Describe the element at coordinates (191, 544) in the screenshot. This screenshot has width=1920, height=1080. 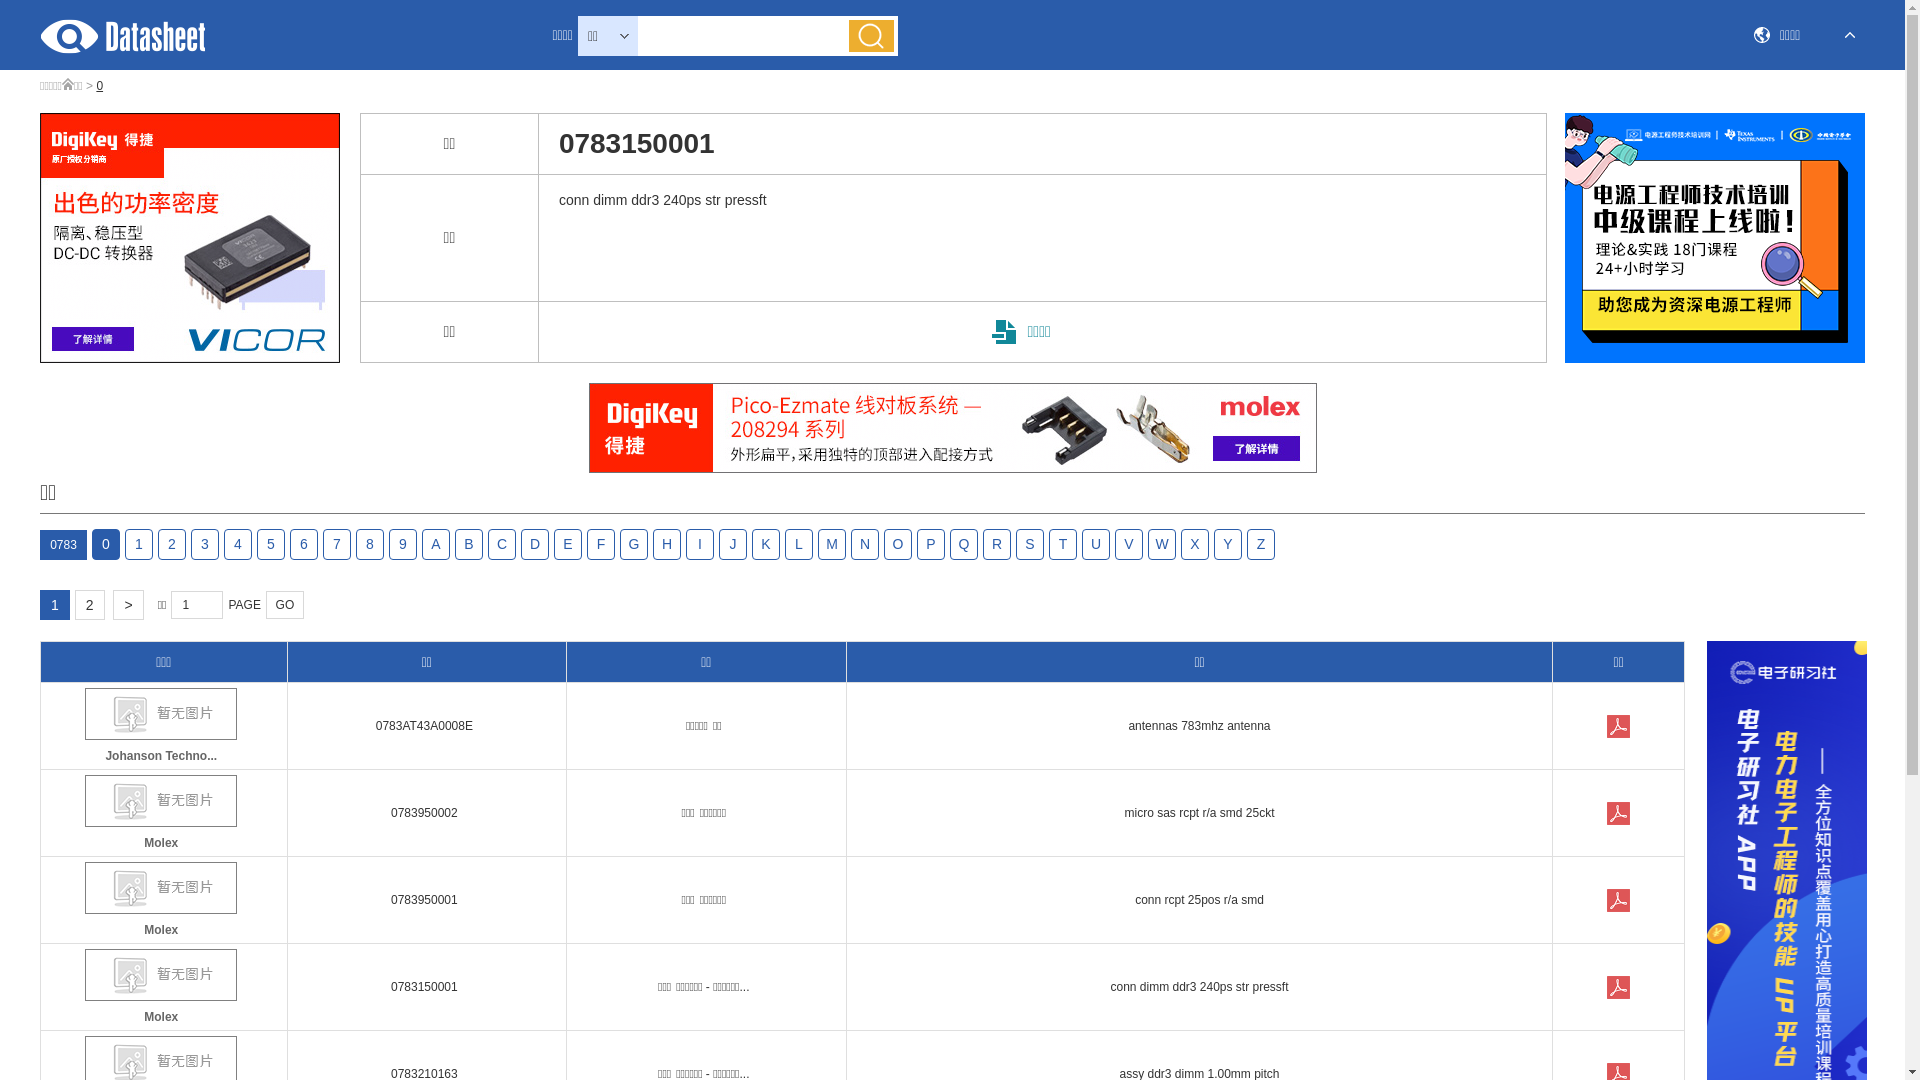
I see `'3'` at that location.